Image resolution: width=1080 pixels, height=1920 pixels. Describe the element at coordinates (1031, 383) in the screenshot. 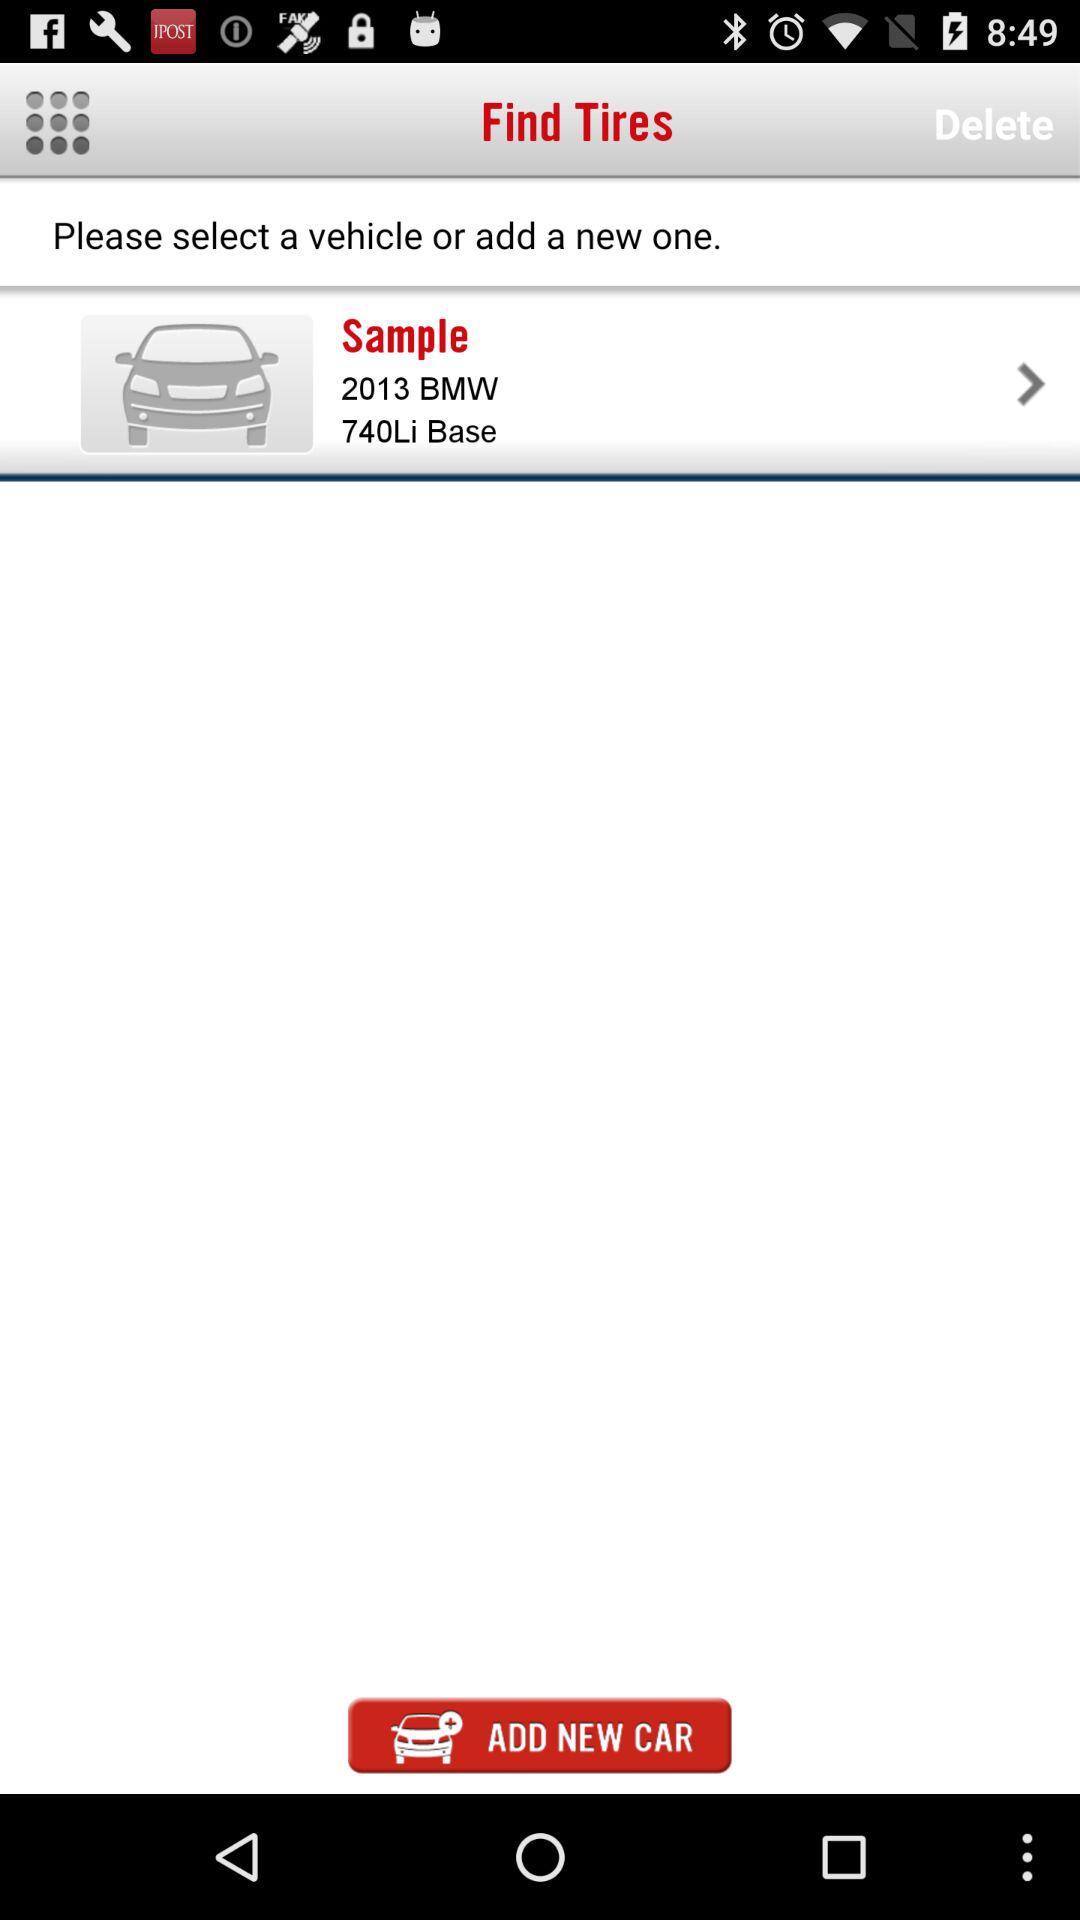

I see `app to the right of the sample icon` at that location.